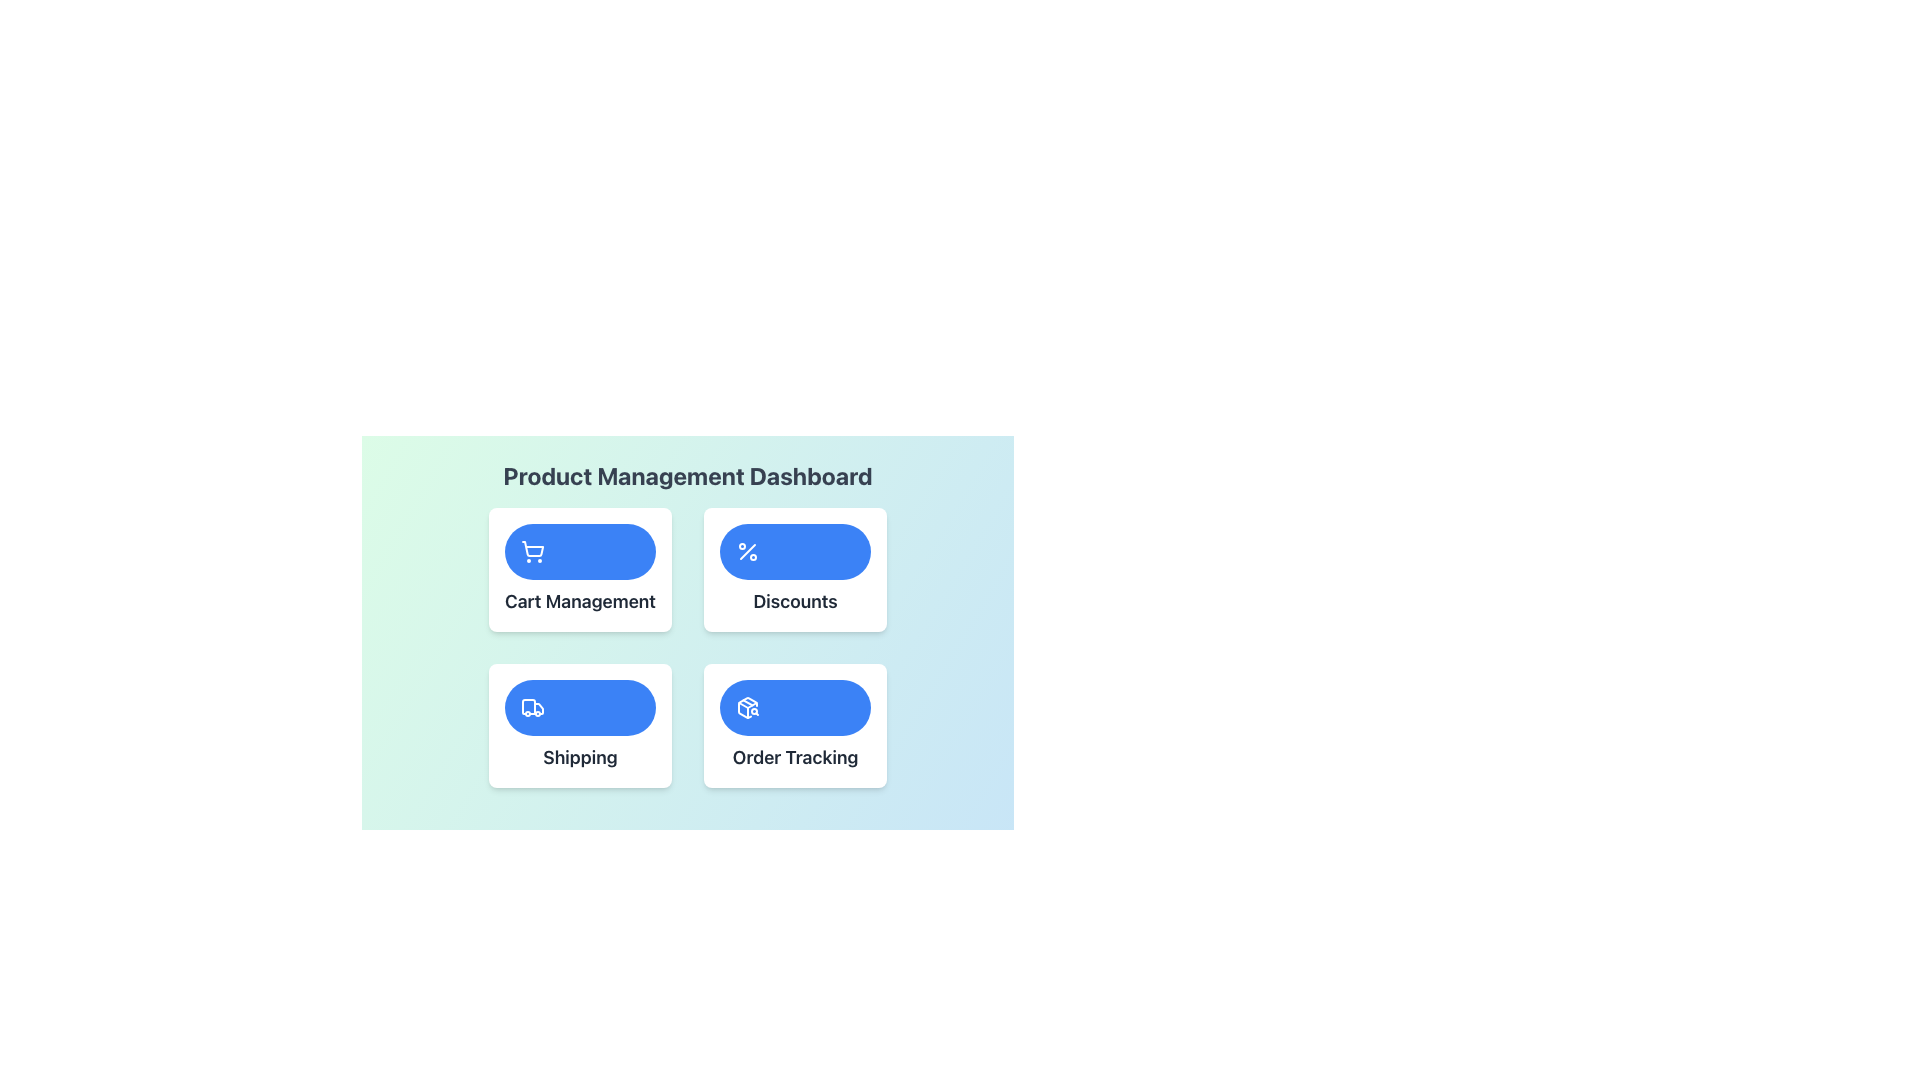  I want to click on the button located in the Discounts card at the top right corner of the 2x2 grid layout, which serves as the primary focus for discount-related functionalities, so click(794, 551).